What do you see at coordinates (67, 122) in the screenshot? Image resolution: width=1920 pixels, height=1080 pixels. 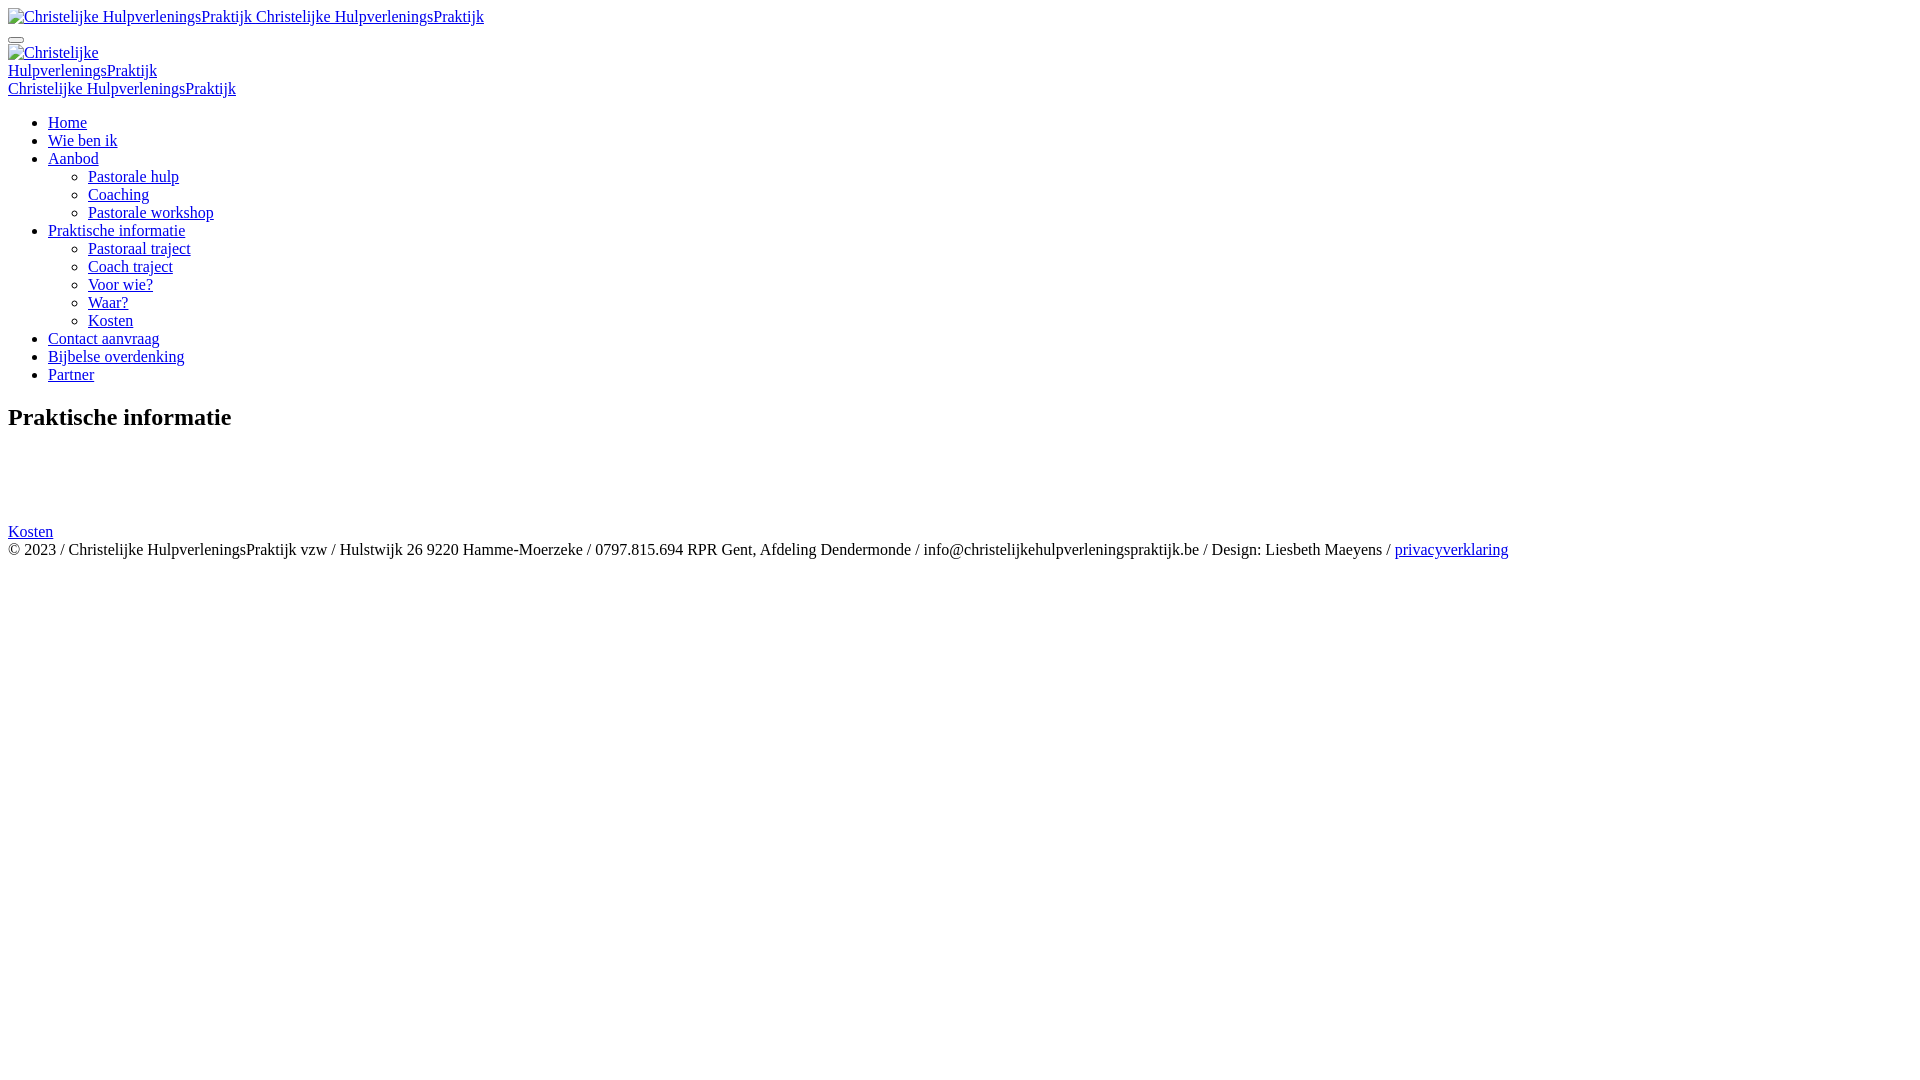 I see `'Home'` at bounding box center [67, 122].